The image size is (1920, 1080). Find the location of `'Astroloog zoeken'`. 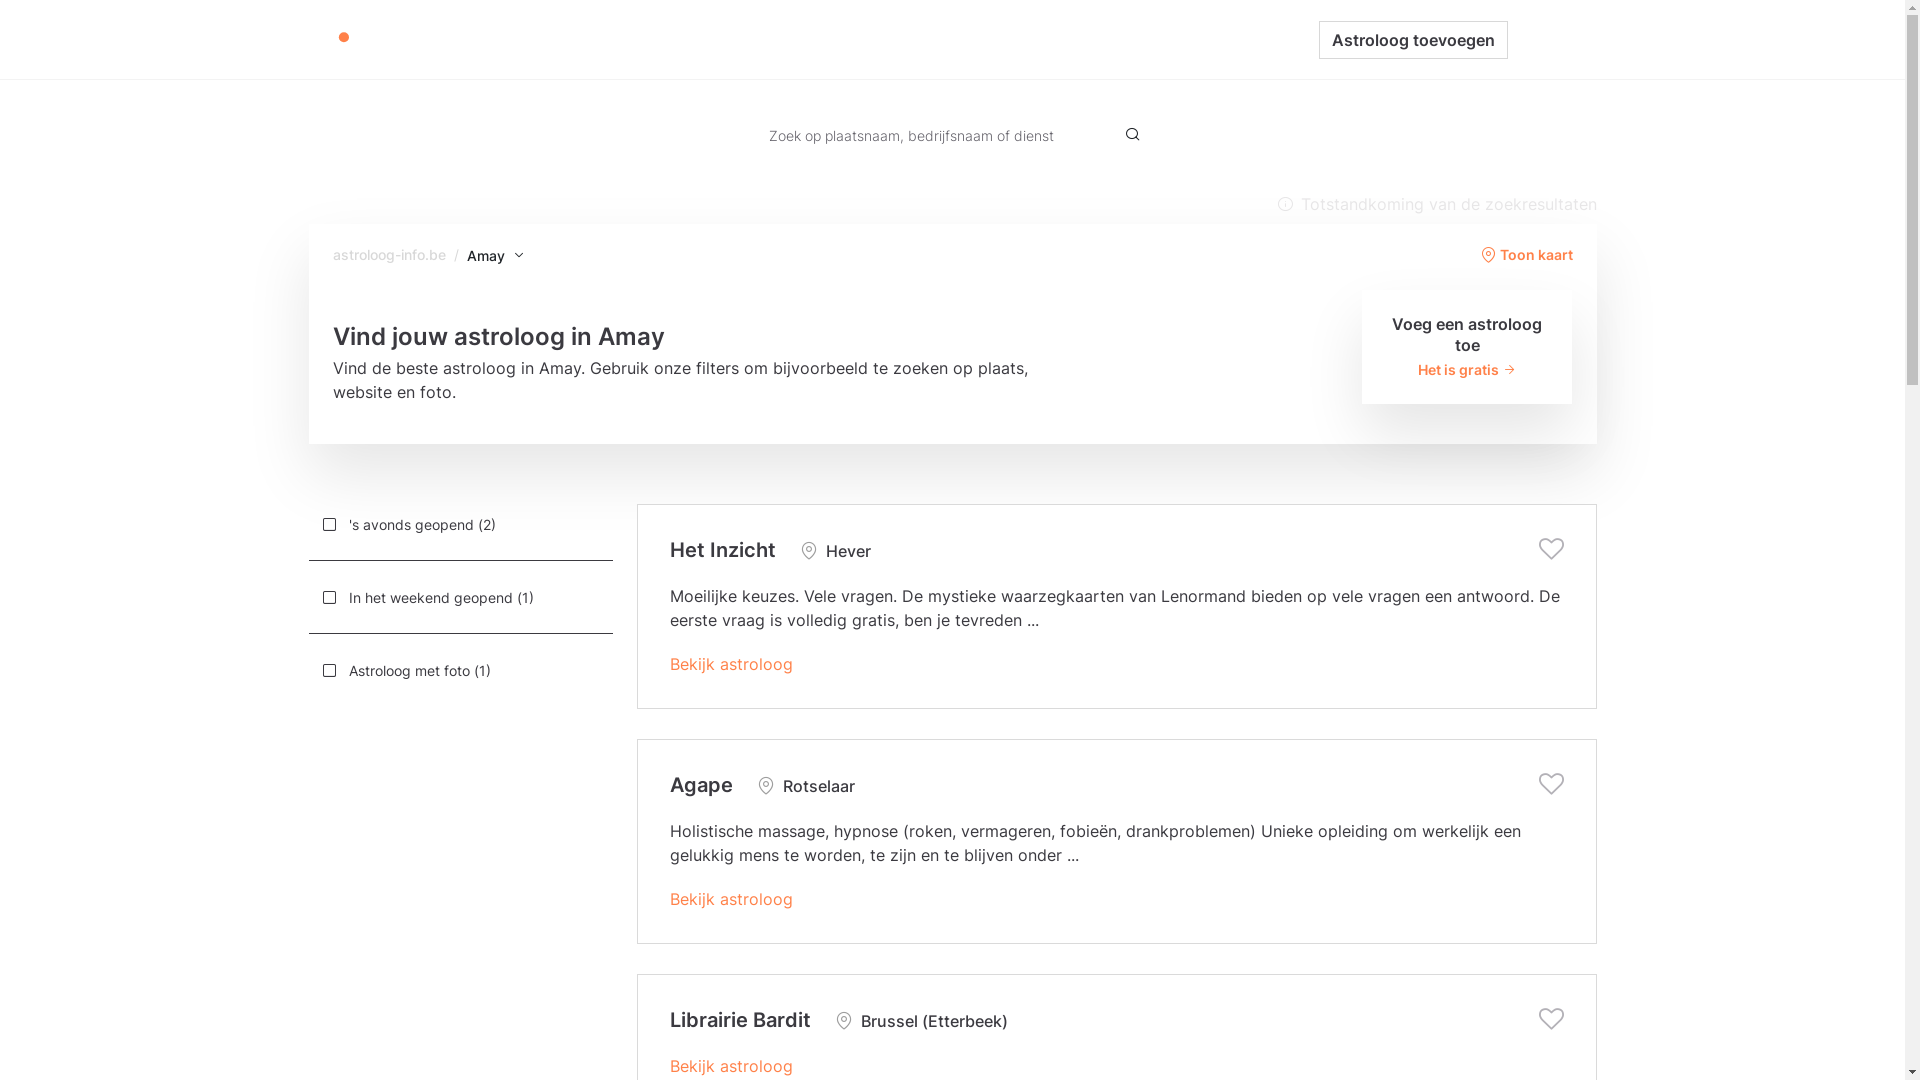

'Astroloog zoeken' is located at coordinates (829, 39).